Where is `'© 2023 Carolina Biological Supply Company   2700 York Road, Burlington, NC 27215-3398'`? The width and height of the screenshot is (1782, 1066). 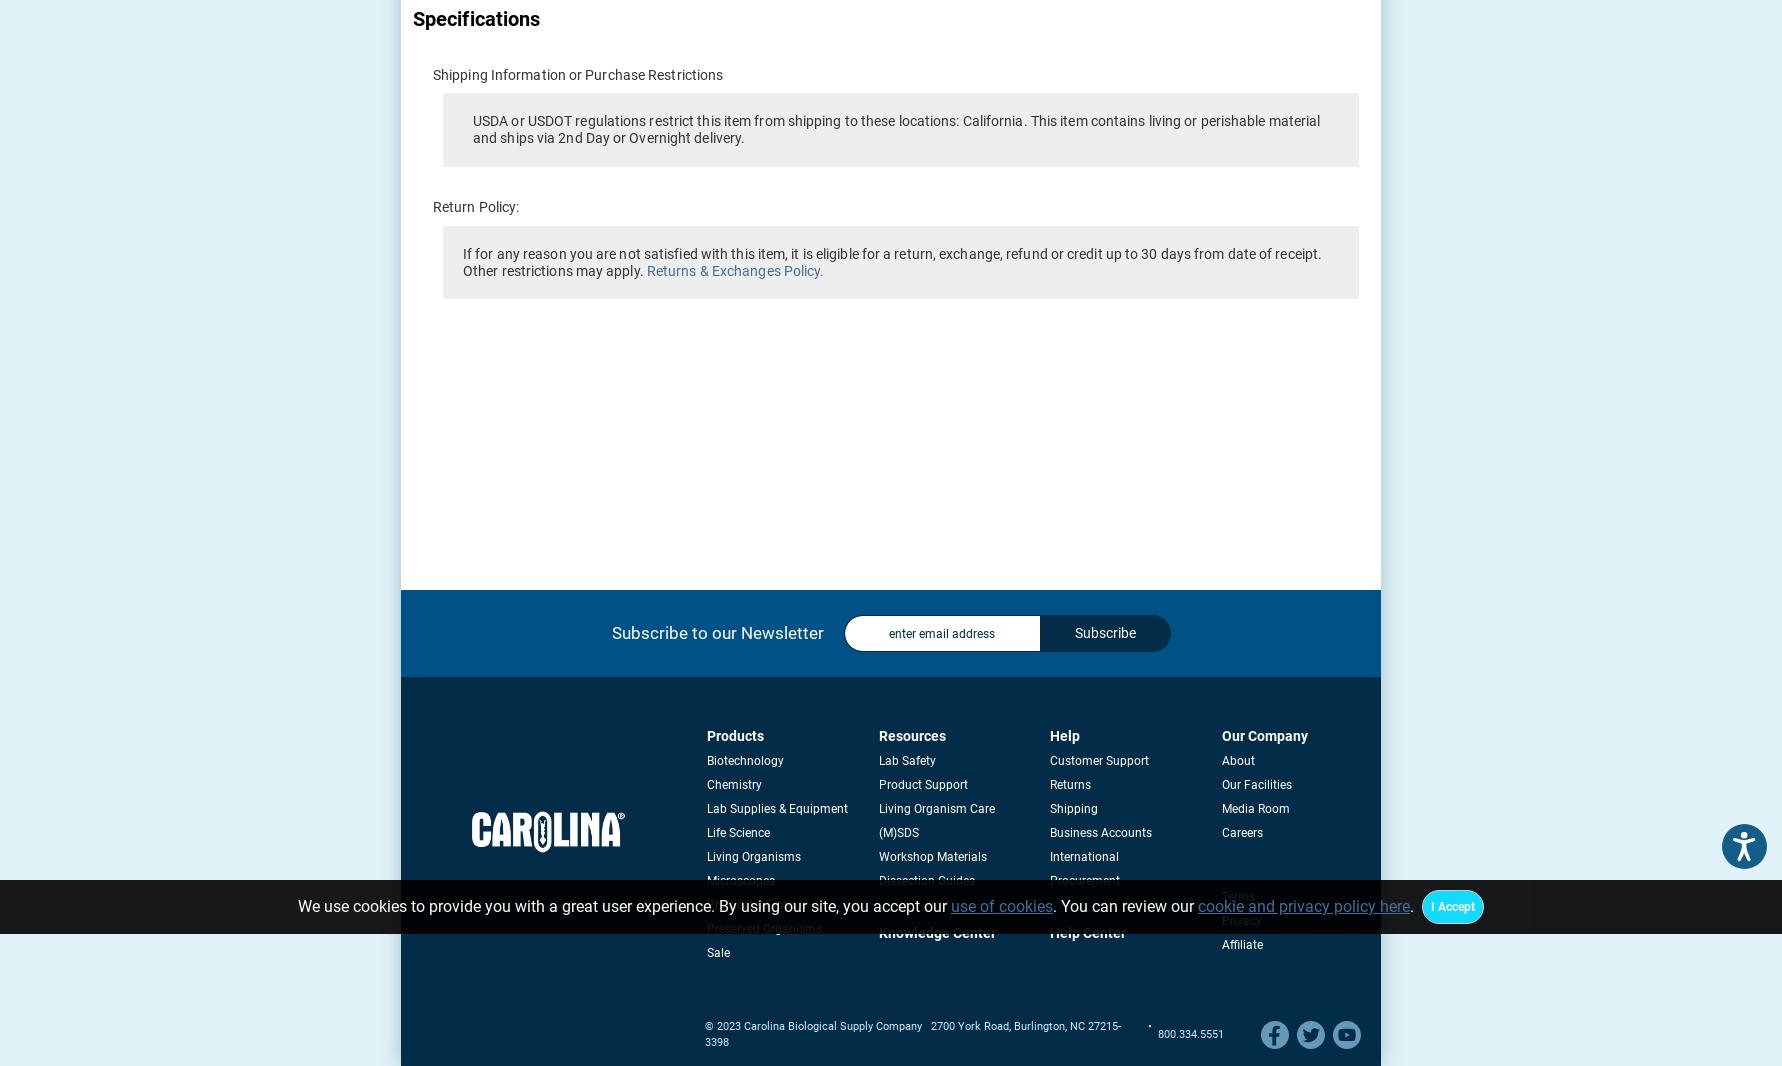
'© 2023 Carolina Biological Supply Company   2700 York Road, Burlington, NC 27215-3398' is located at coordinates (912, 1034).